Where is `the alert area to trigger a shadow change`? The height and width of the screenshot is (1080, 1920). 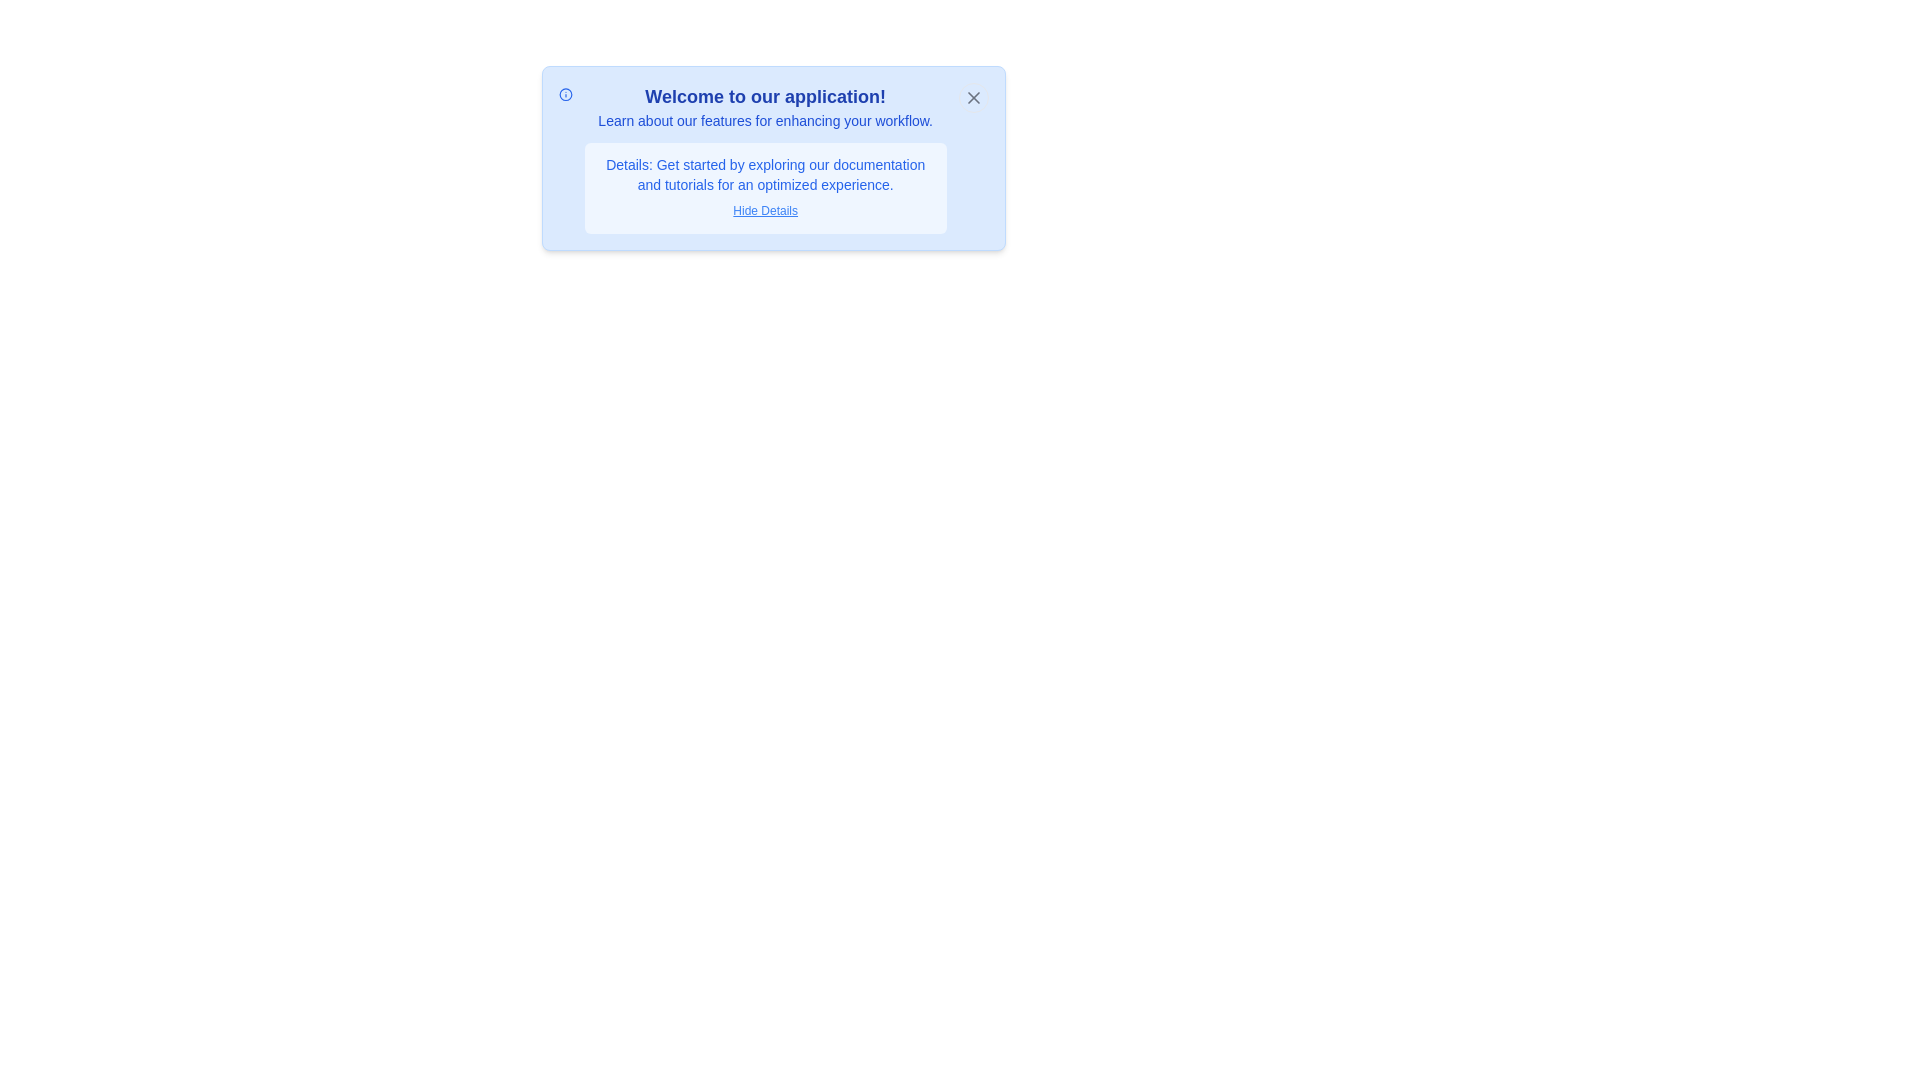 the alert area to trigger a shadow change is located at coordinates (772, 157).